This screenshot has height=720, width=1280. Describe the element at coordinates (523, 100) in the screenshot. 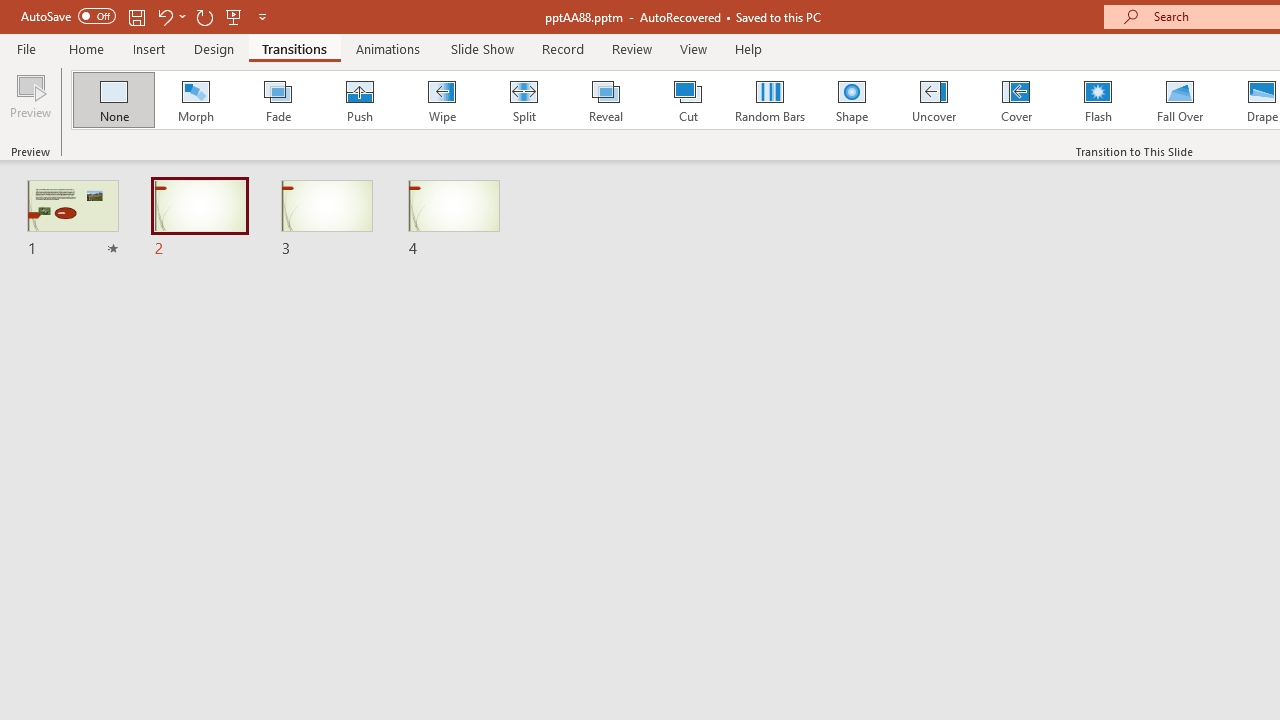

I see `'Split'` at that location.